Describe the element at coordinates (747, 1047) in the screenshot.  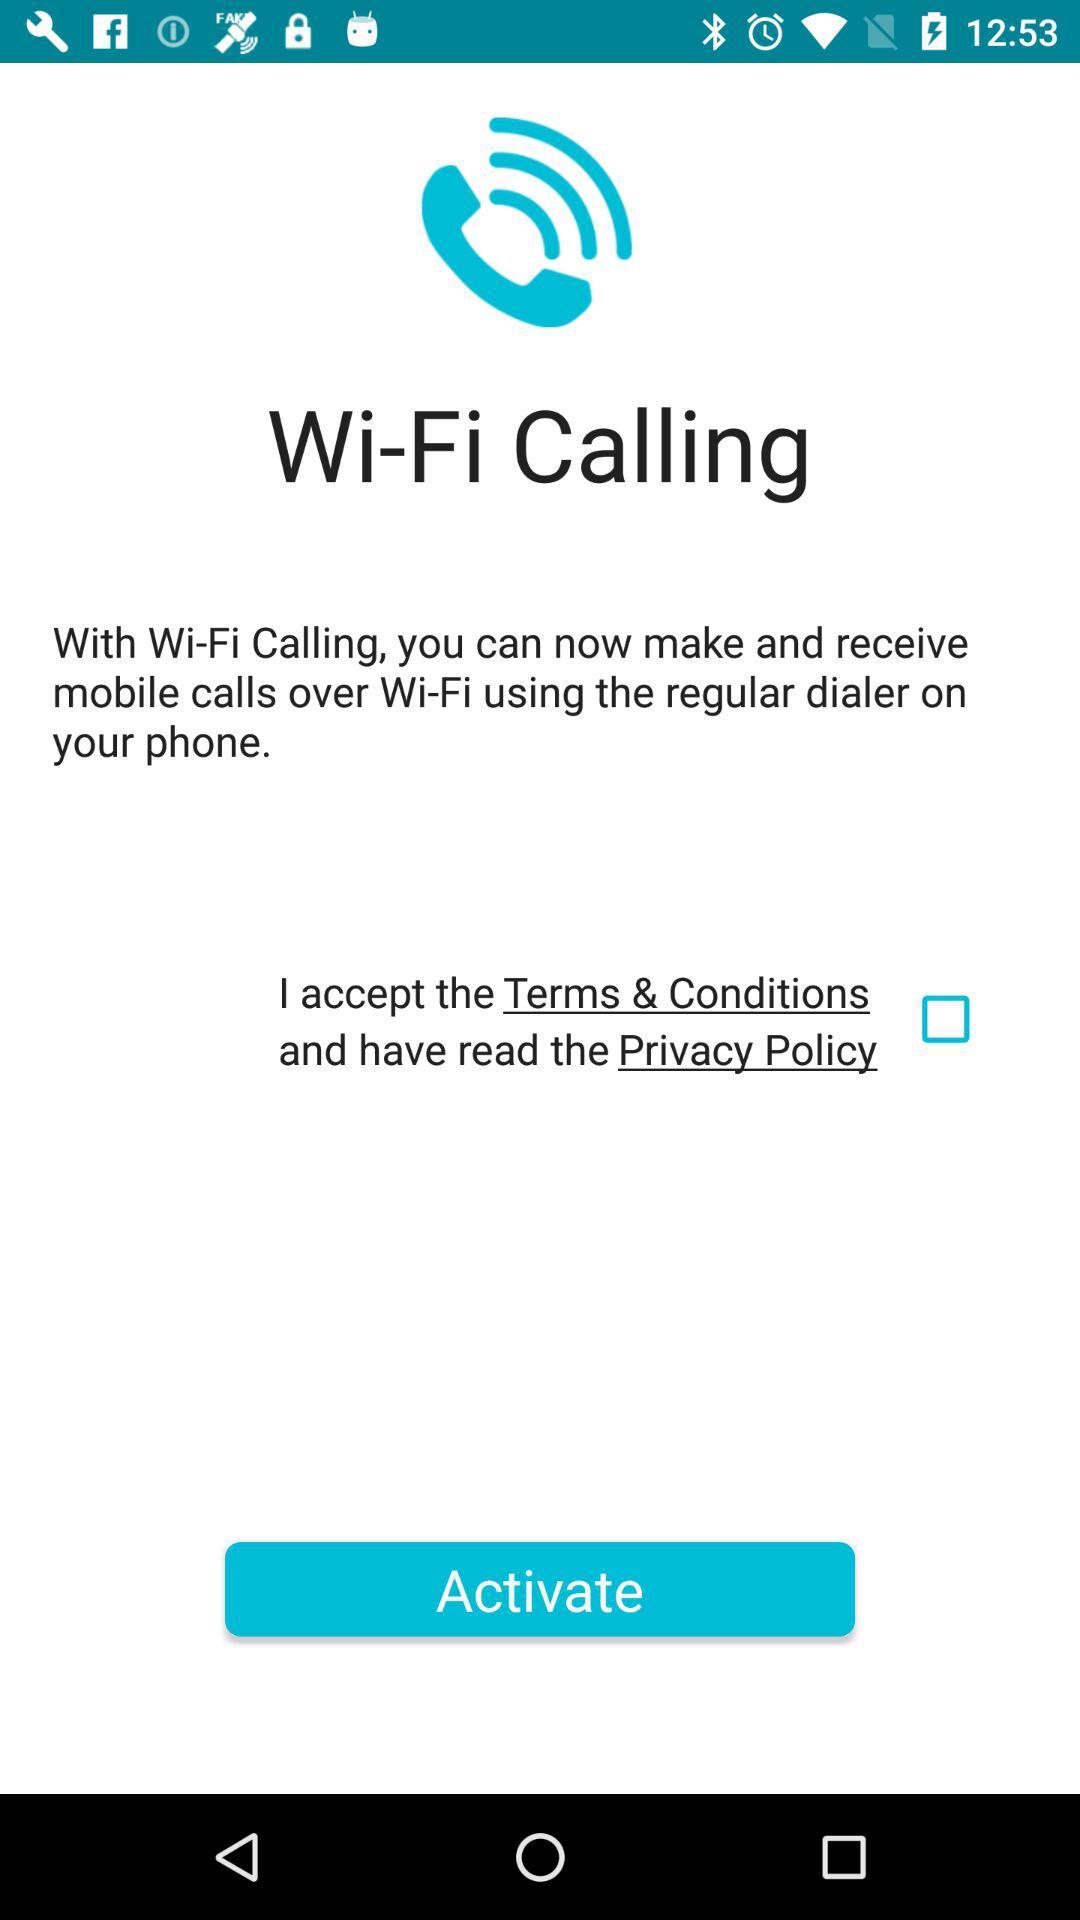
I see `icon below the terms & conditions` at that location.